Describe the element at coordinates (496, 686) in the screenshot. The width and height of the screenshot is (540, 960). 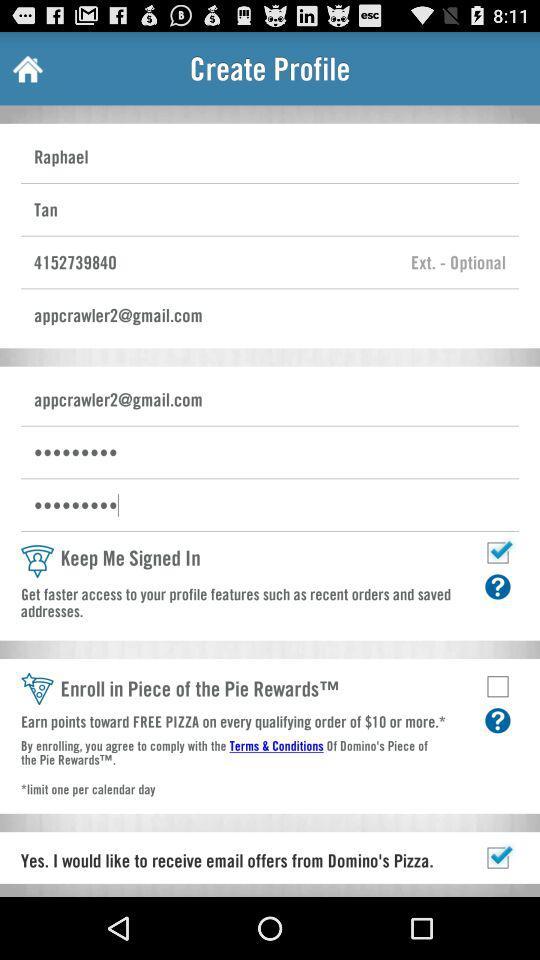
I see `enroll account in rewards program` at that location.